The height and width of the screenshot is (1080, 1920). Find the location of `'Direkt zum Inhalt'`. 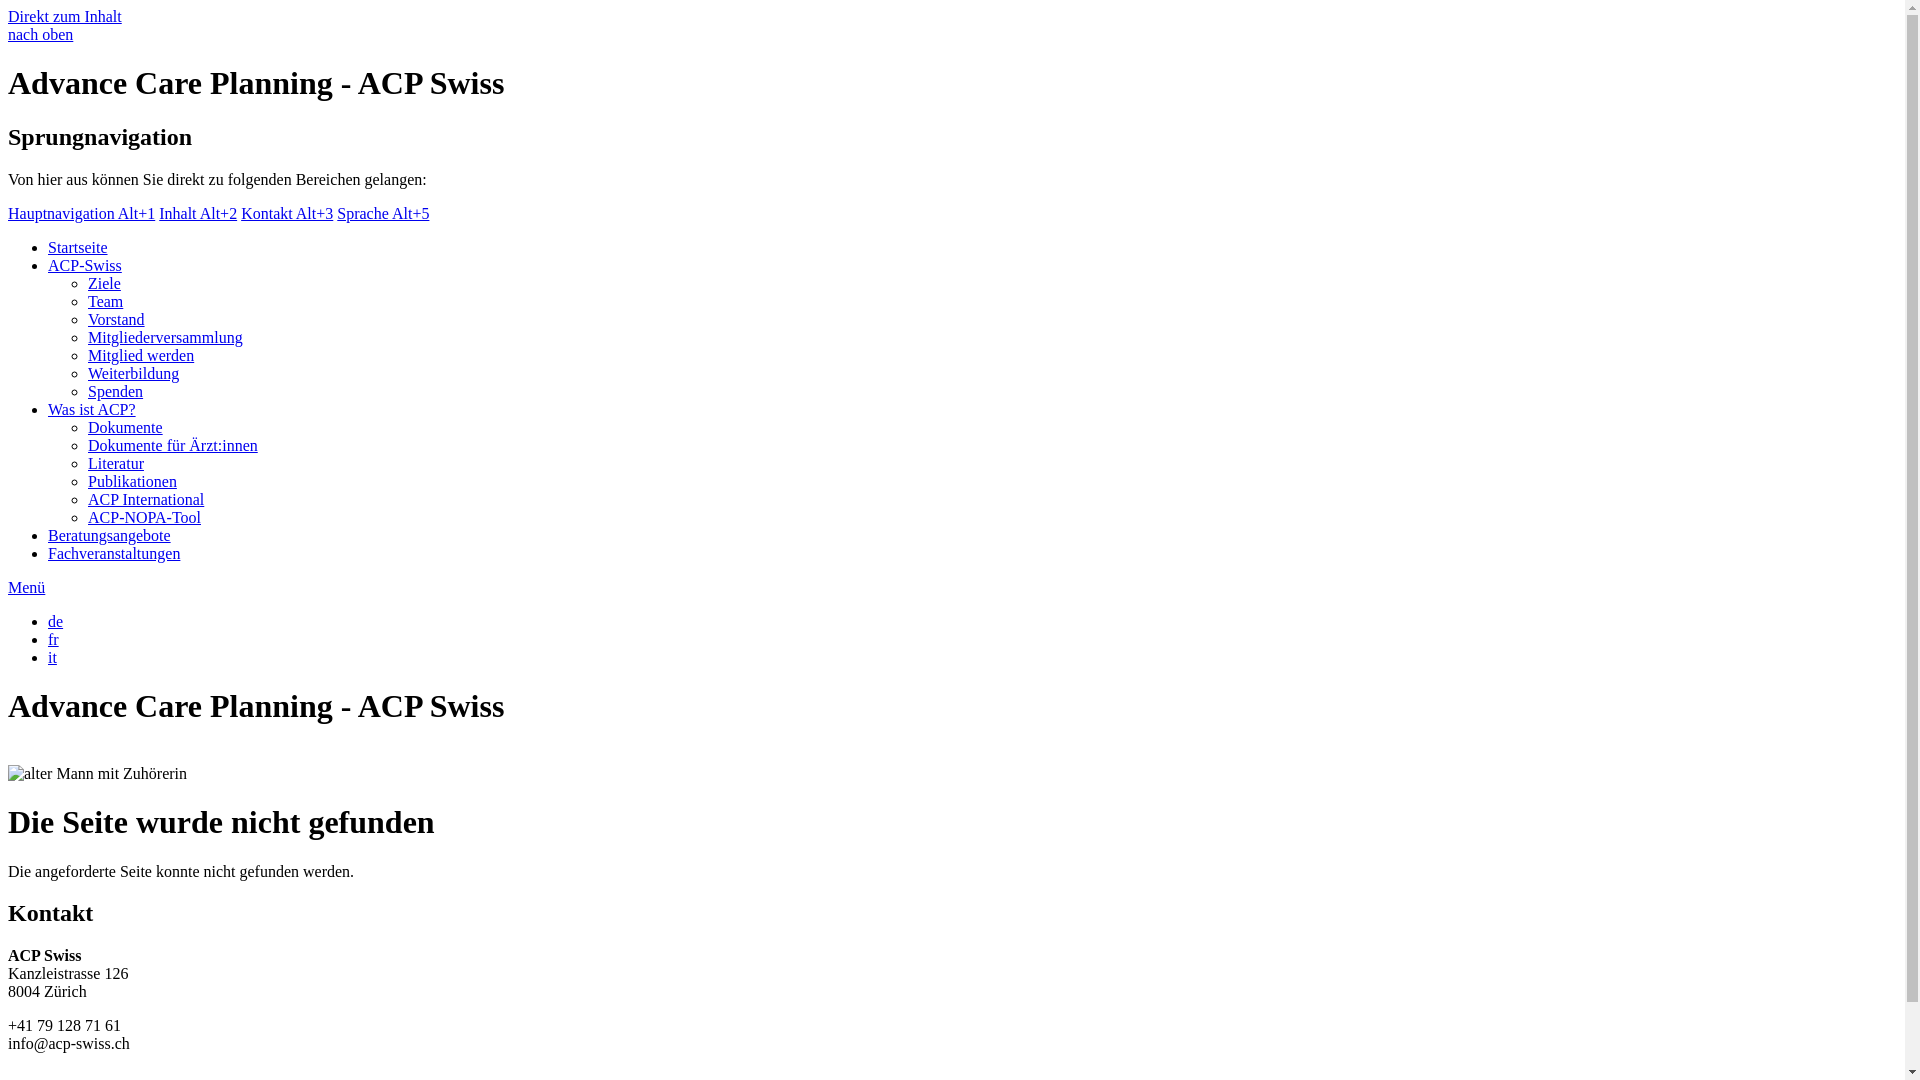

'Direkt zum Inhalt' is located at coordinates (65, 16).